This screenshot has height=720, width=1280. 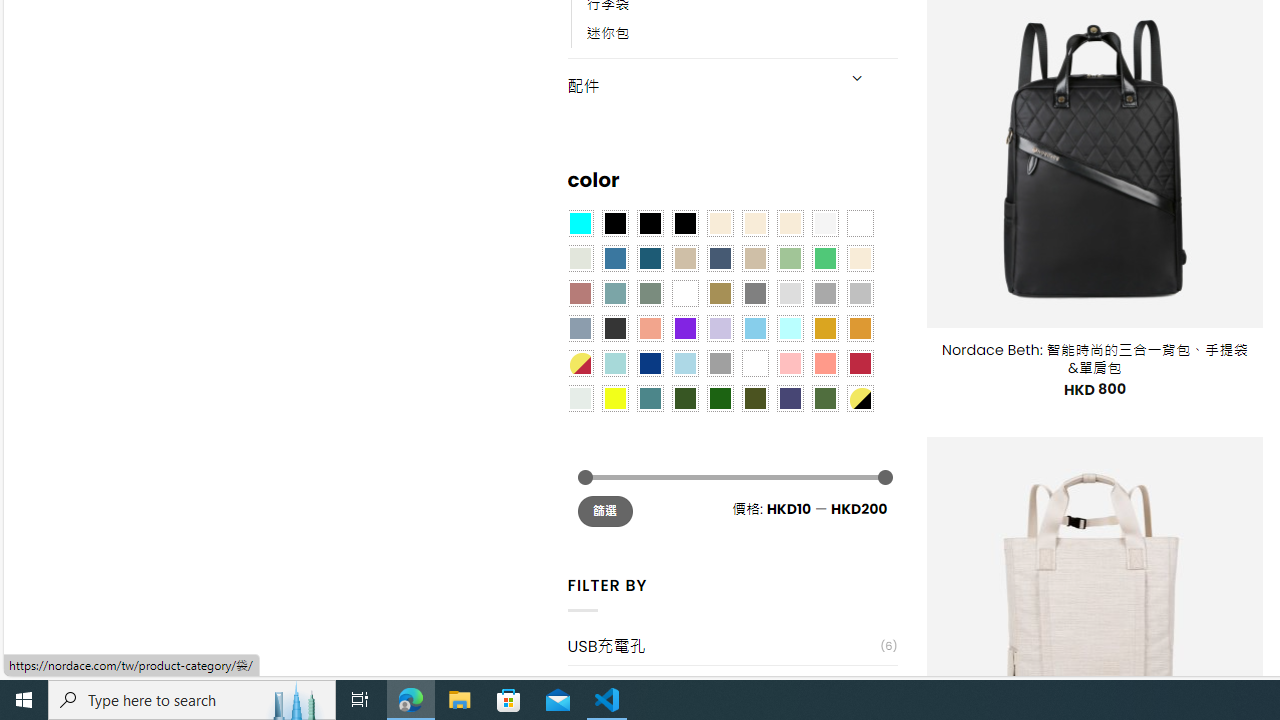 What do you see at coordinates (788, 223) in the screenshot?
I see `'Cream'` at bounding box center [788, 223].